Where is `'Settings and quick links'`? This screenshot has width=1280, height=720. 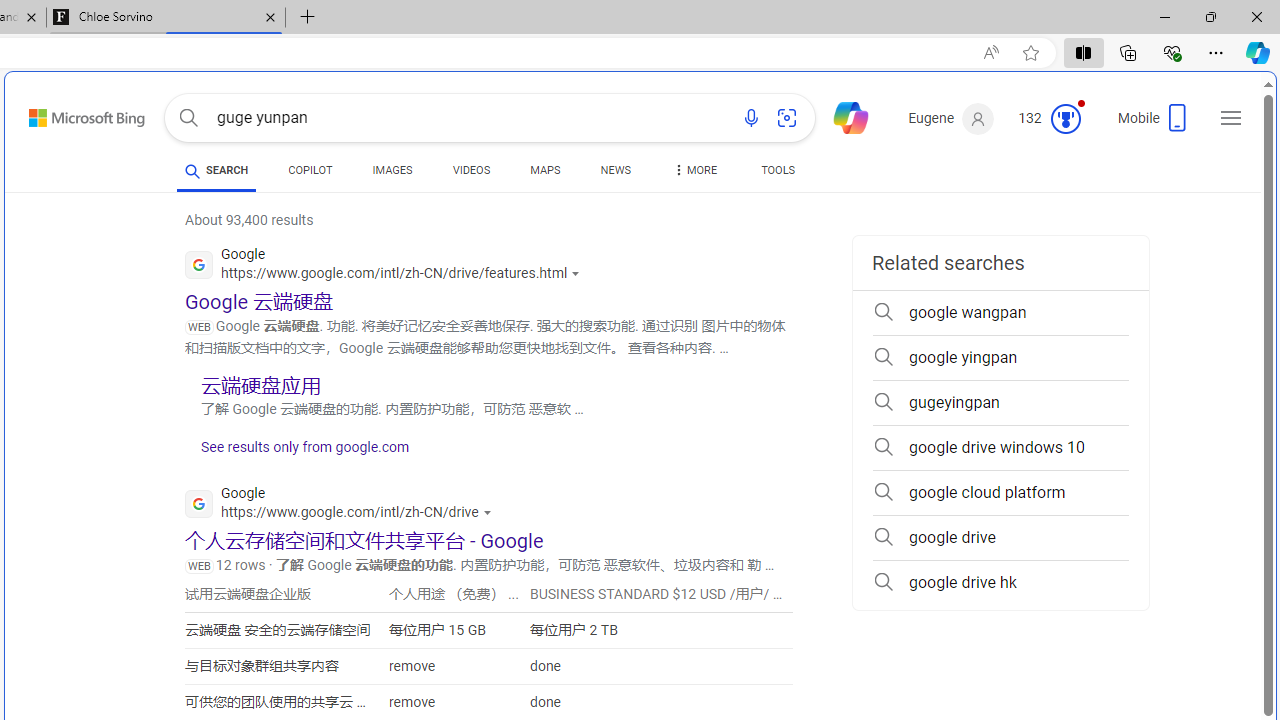
'Settings and quick links' is located at coordinates (1230, 118).